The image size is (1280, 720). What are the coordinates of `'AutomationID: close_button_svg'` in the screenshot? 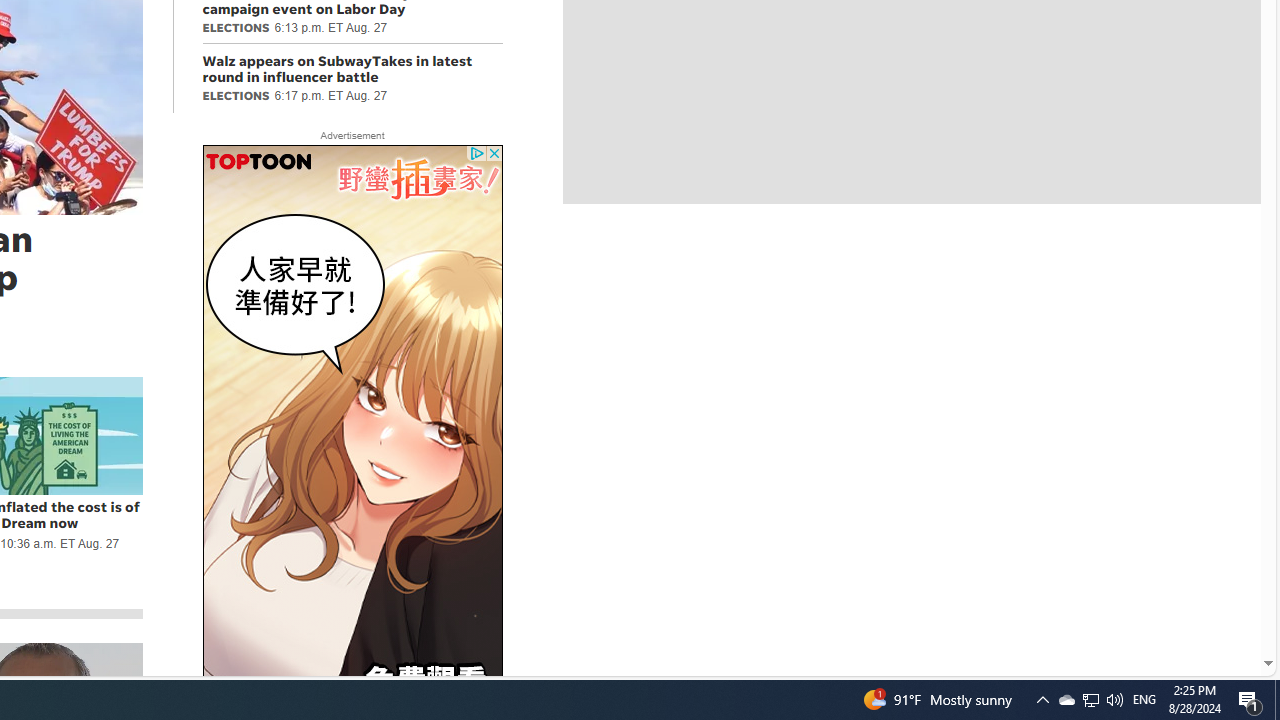 It's located at (494, 152).